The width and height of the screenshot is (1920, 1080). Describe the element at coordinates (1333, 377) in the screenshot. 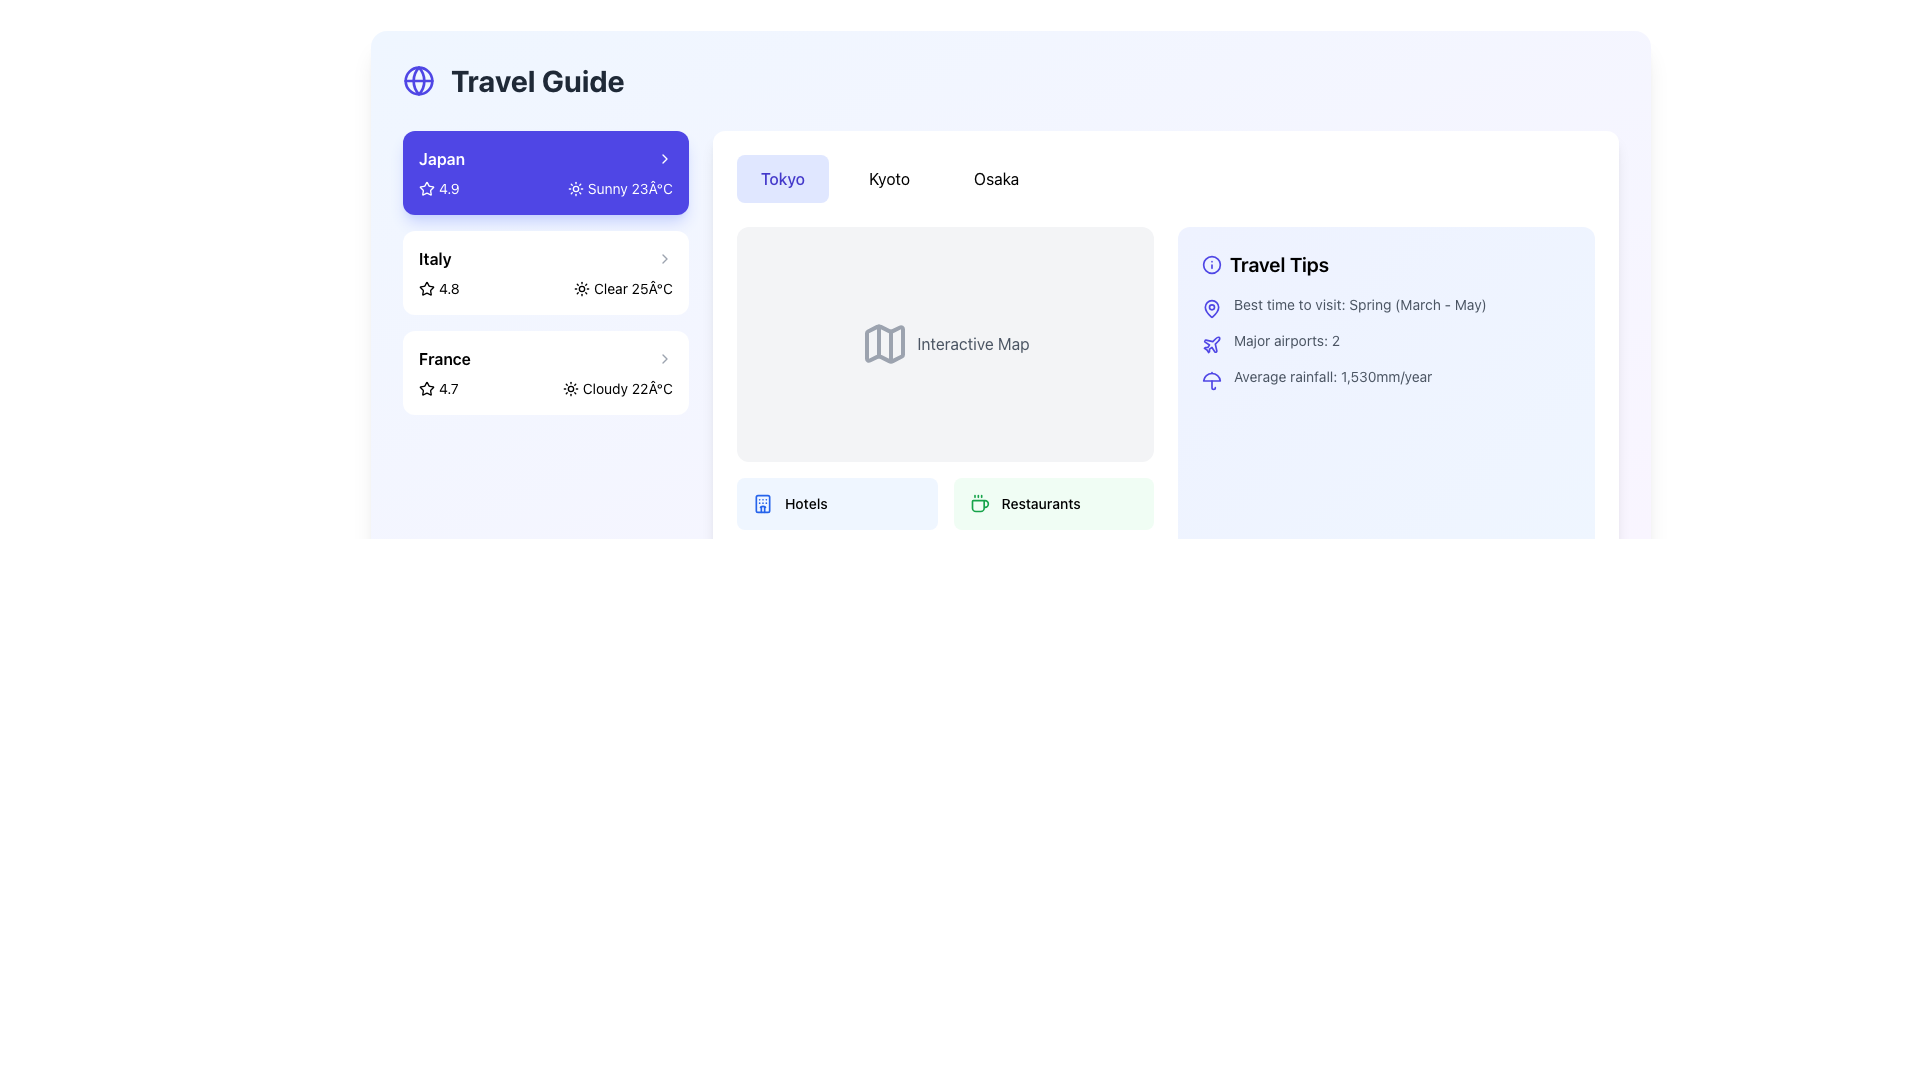

I see `the text label displaying 'Average rainfall: 1,530mm/year' located at the bottom of the 'Travel Tips' section, directly to the right of the umbrella icon` at that location.